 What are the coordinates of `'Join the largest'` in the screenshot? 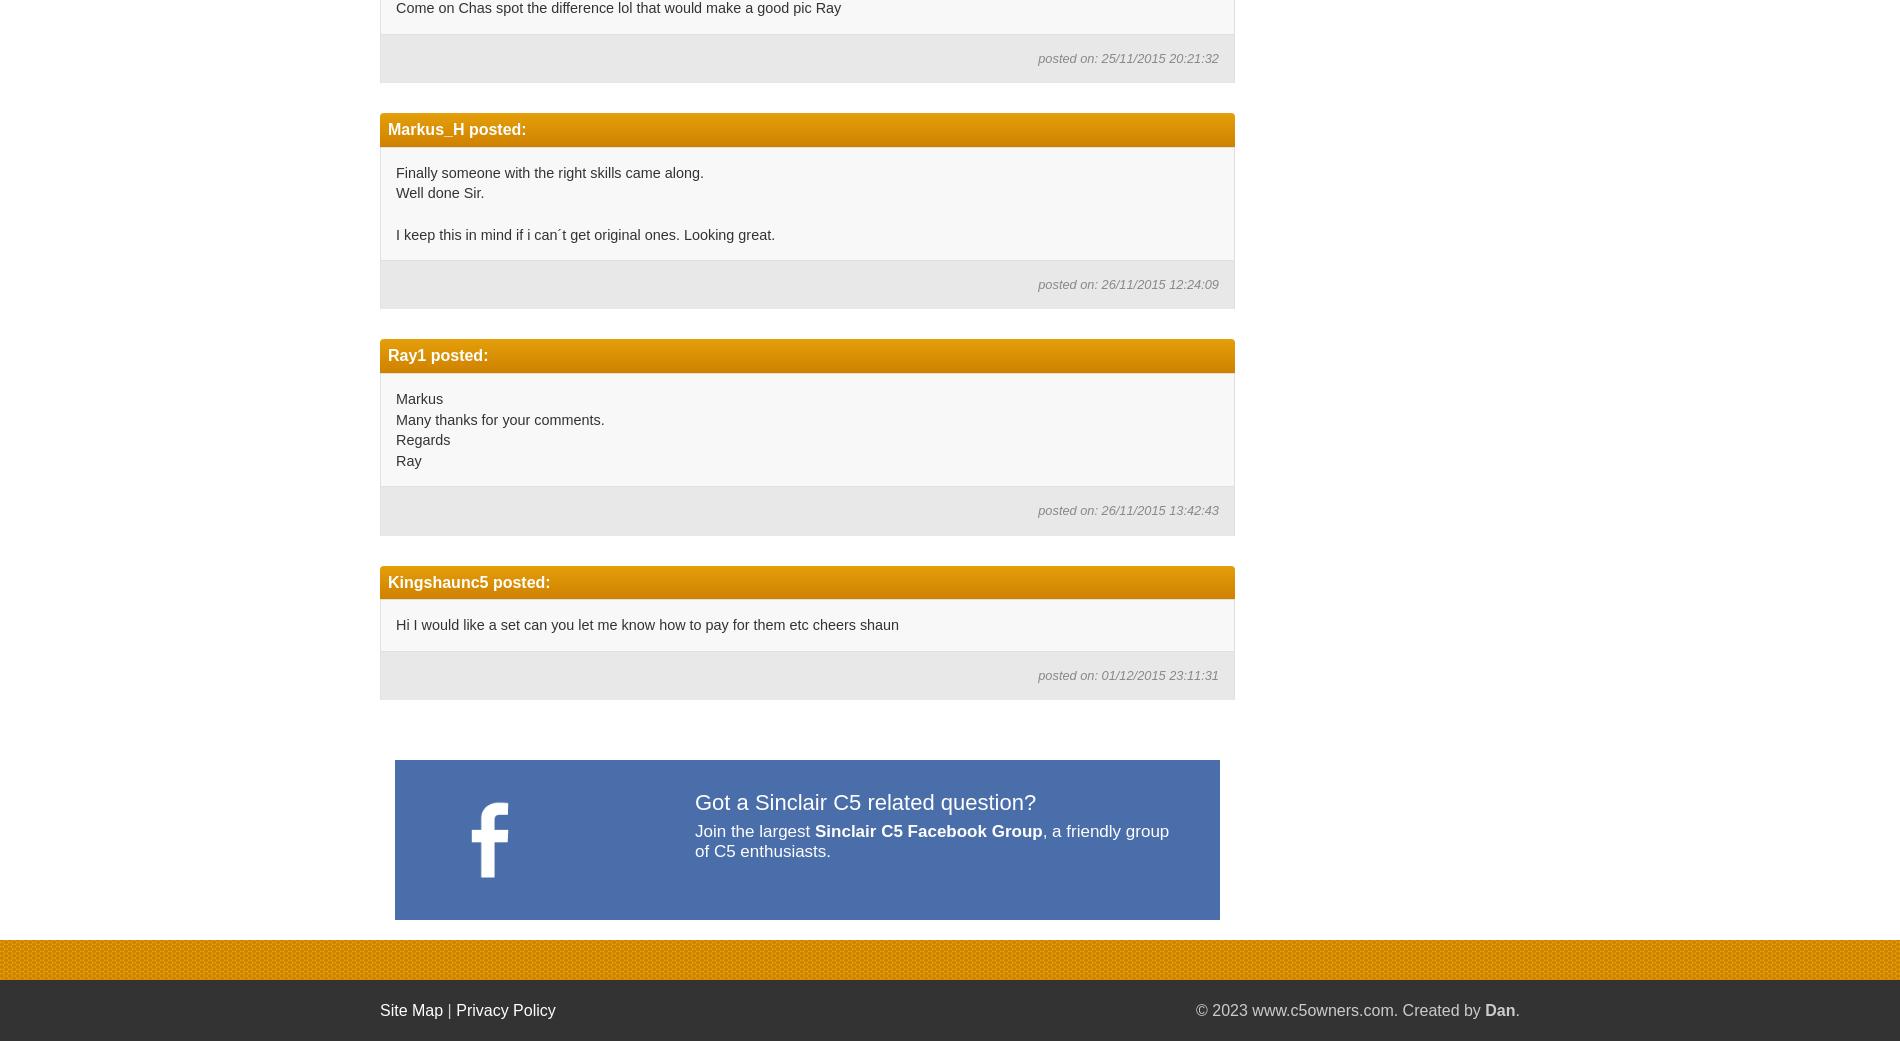 It's located at (753, 831).